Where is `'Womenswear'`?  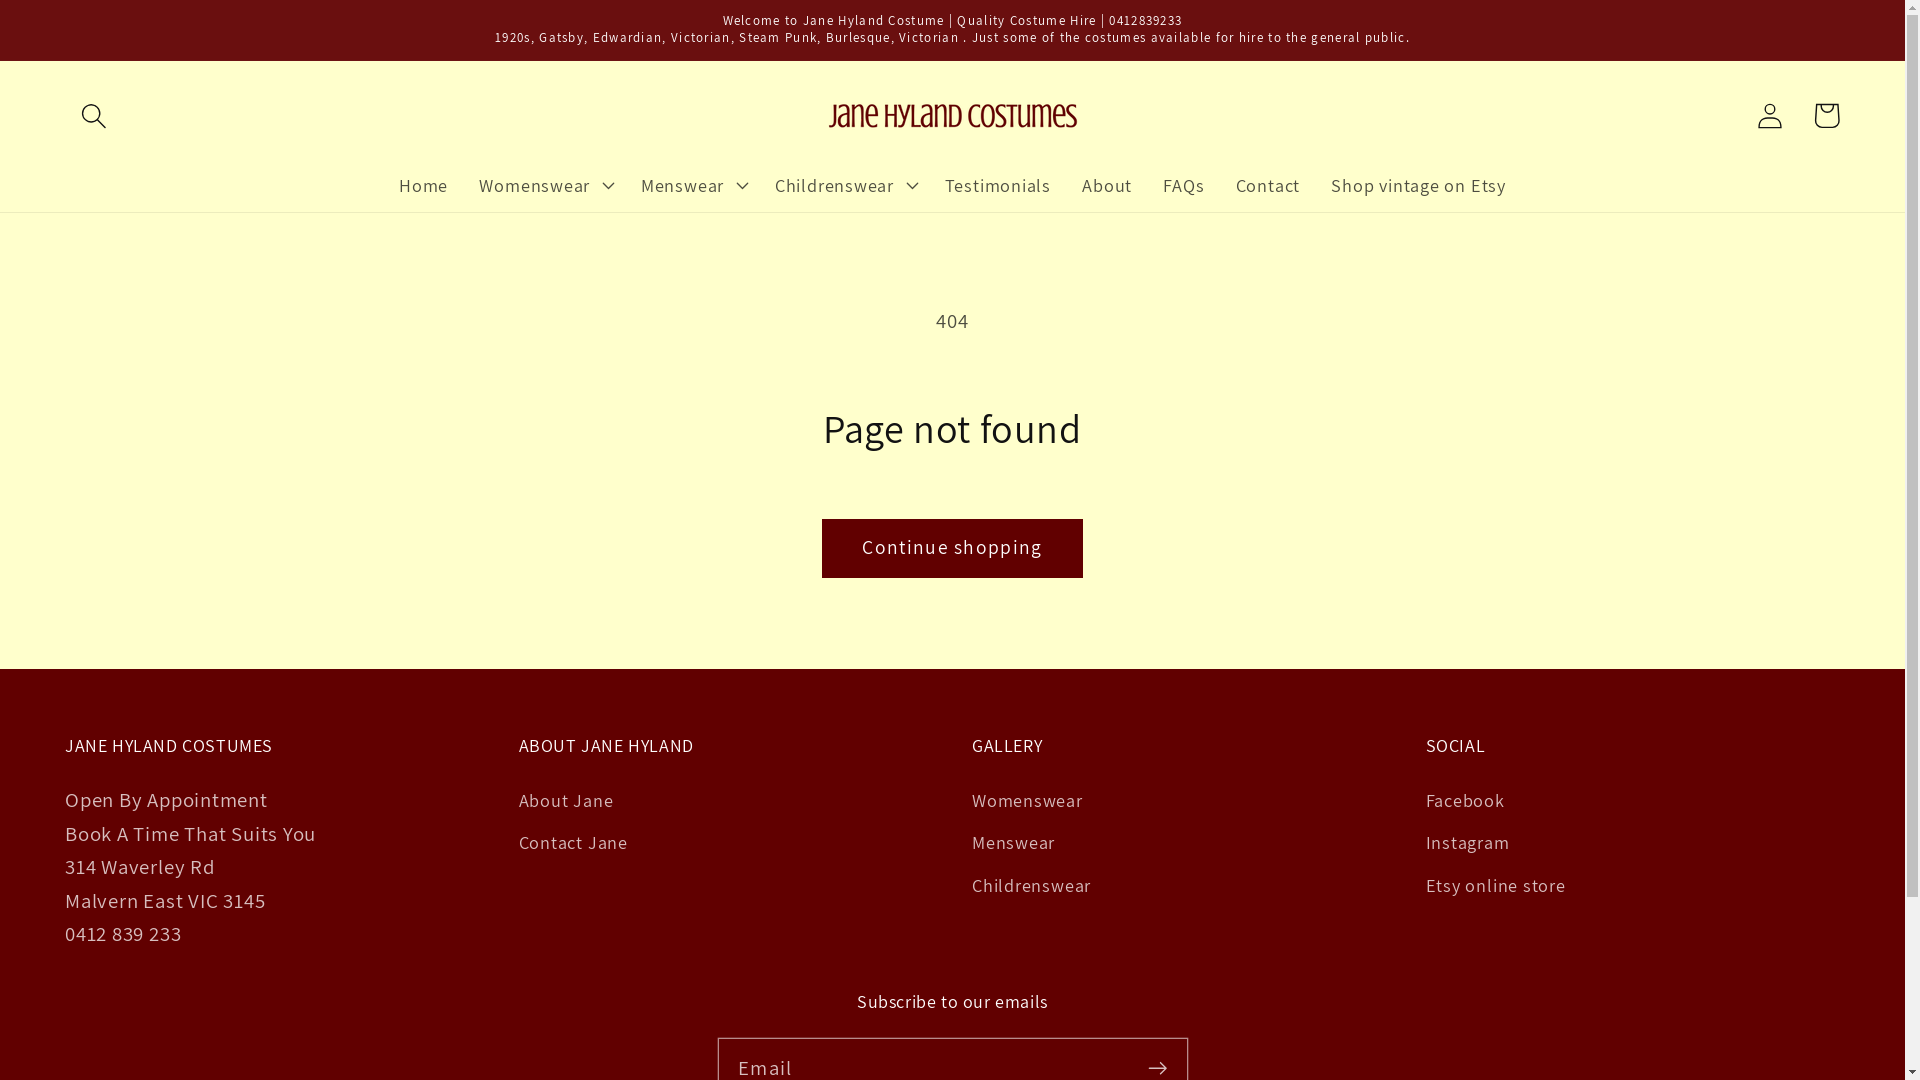
'Womenswear' is located at coordinates (534, 185).